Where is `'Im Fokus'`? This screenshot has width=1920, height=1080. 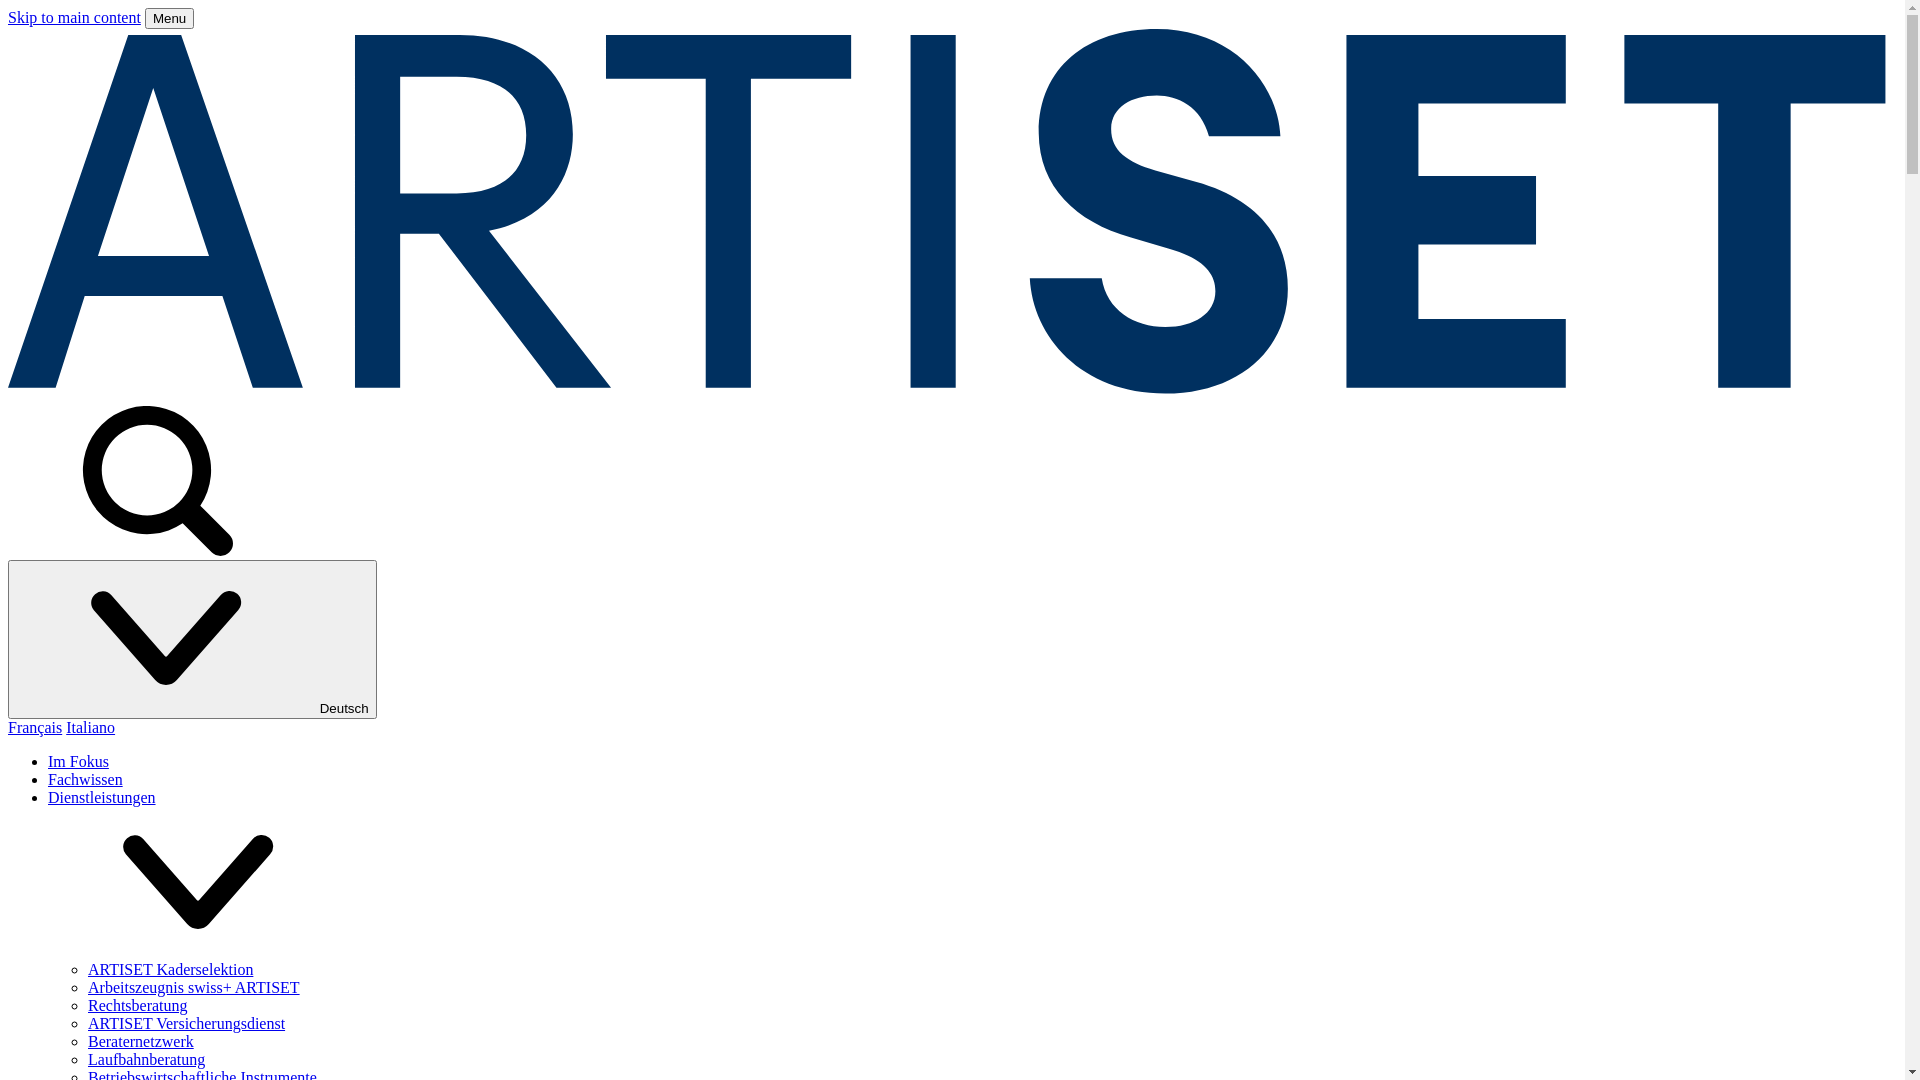 'Im Fokus' is located at coordinates (78, 761).